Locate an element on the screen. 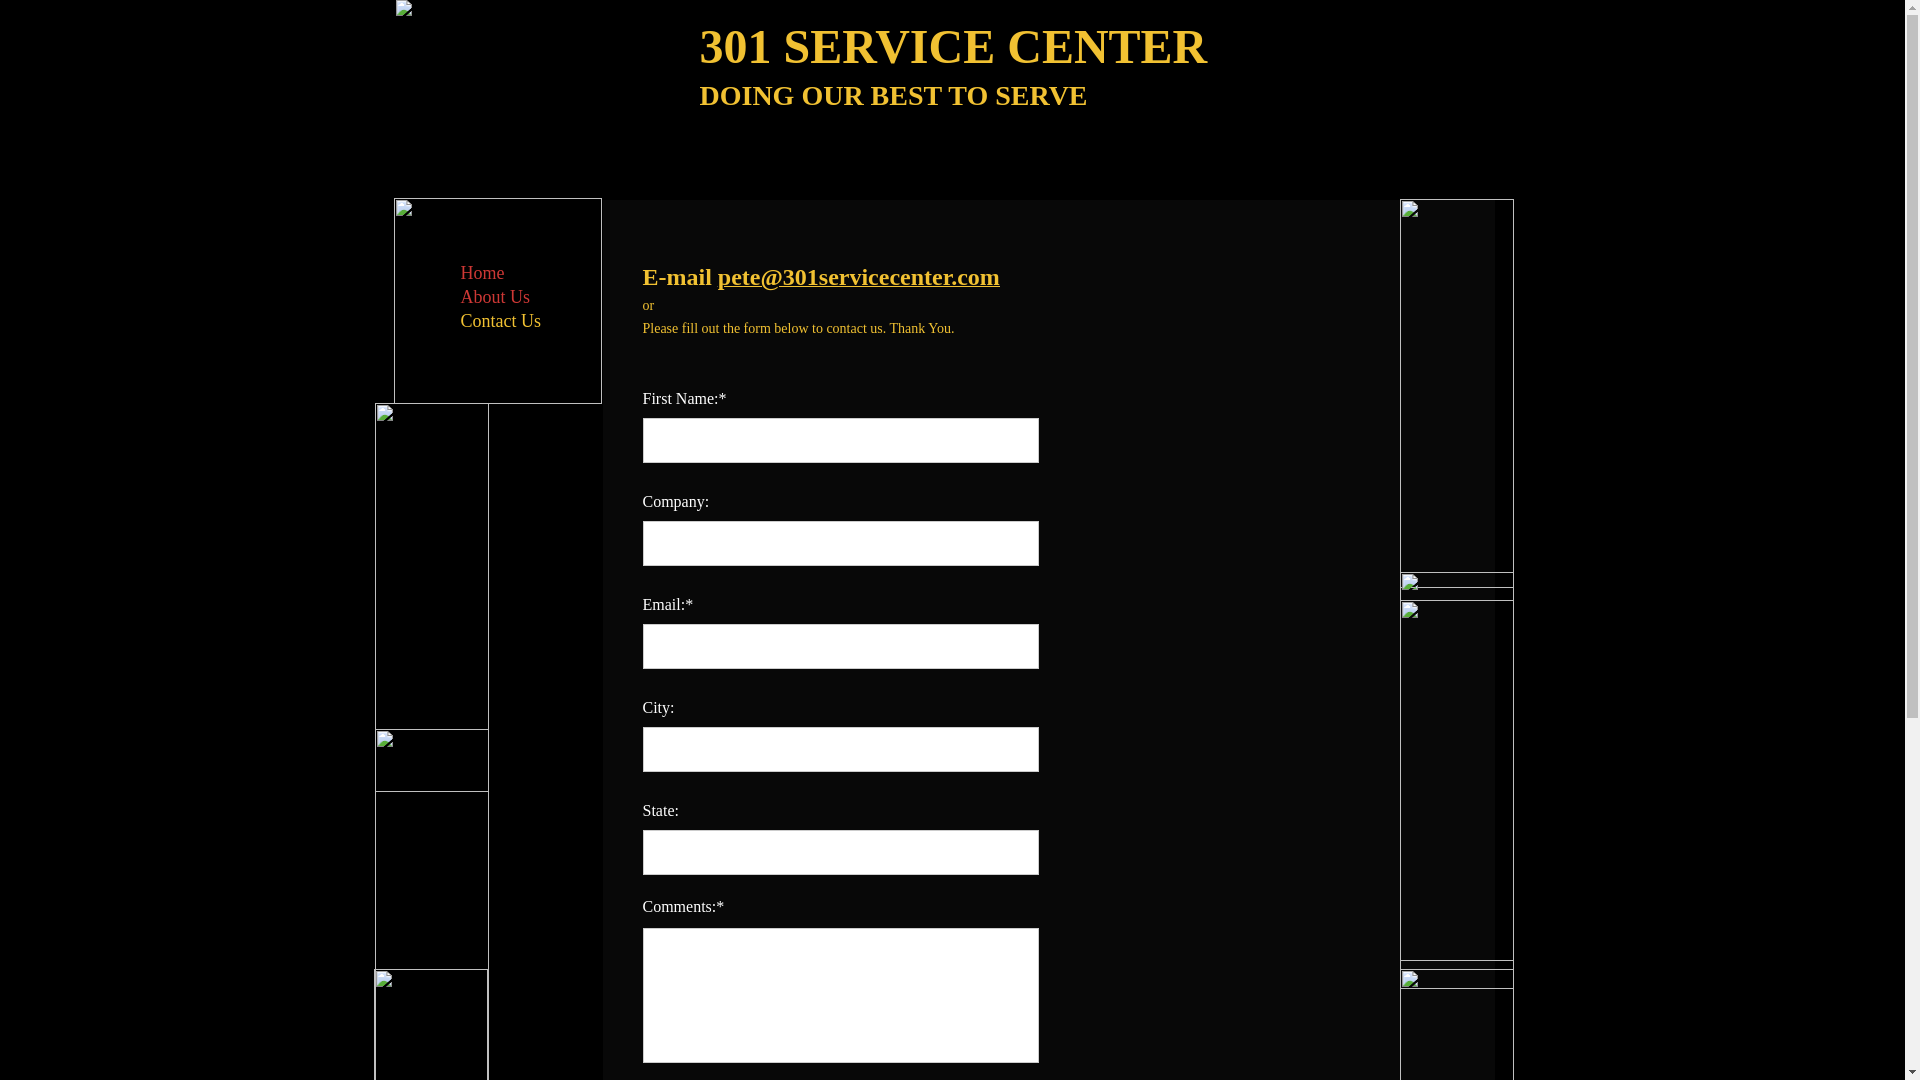  'About Us' is located at coordinates (449, 297).